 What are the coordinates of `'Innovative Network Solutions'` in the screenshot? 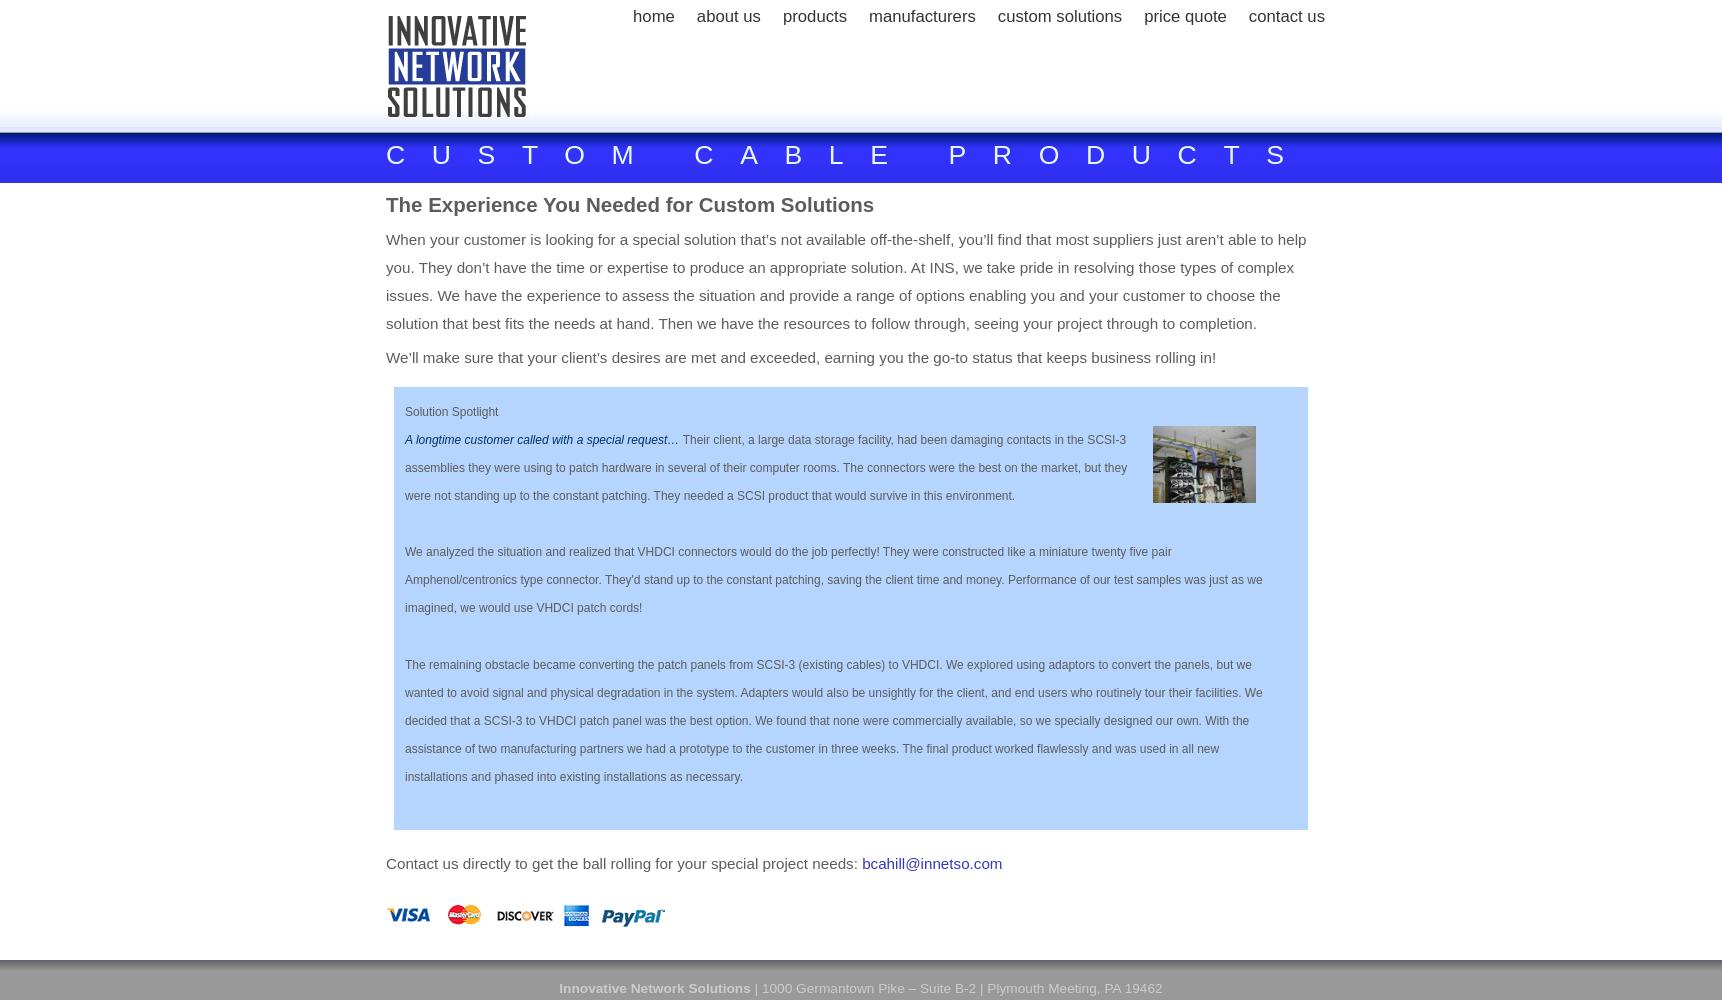 It's located at (654, 987).